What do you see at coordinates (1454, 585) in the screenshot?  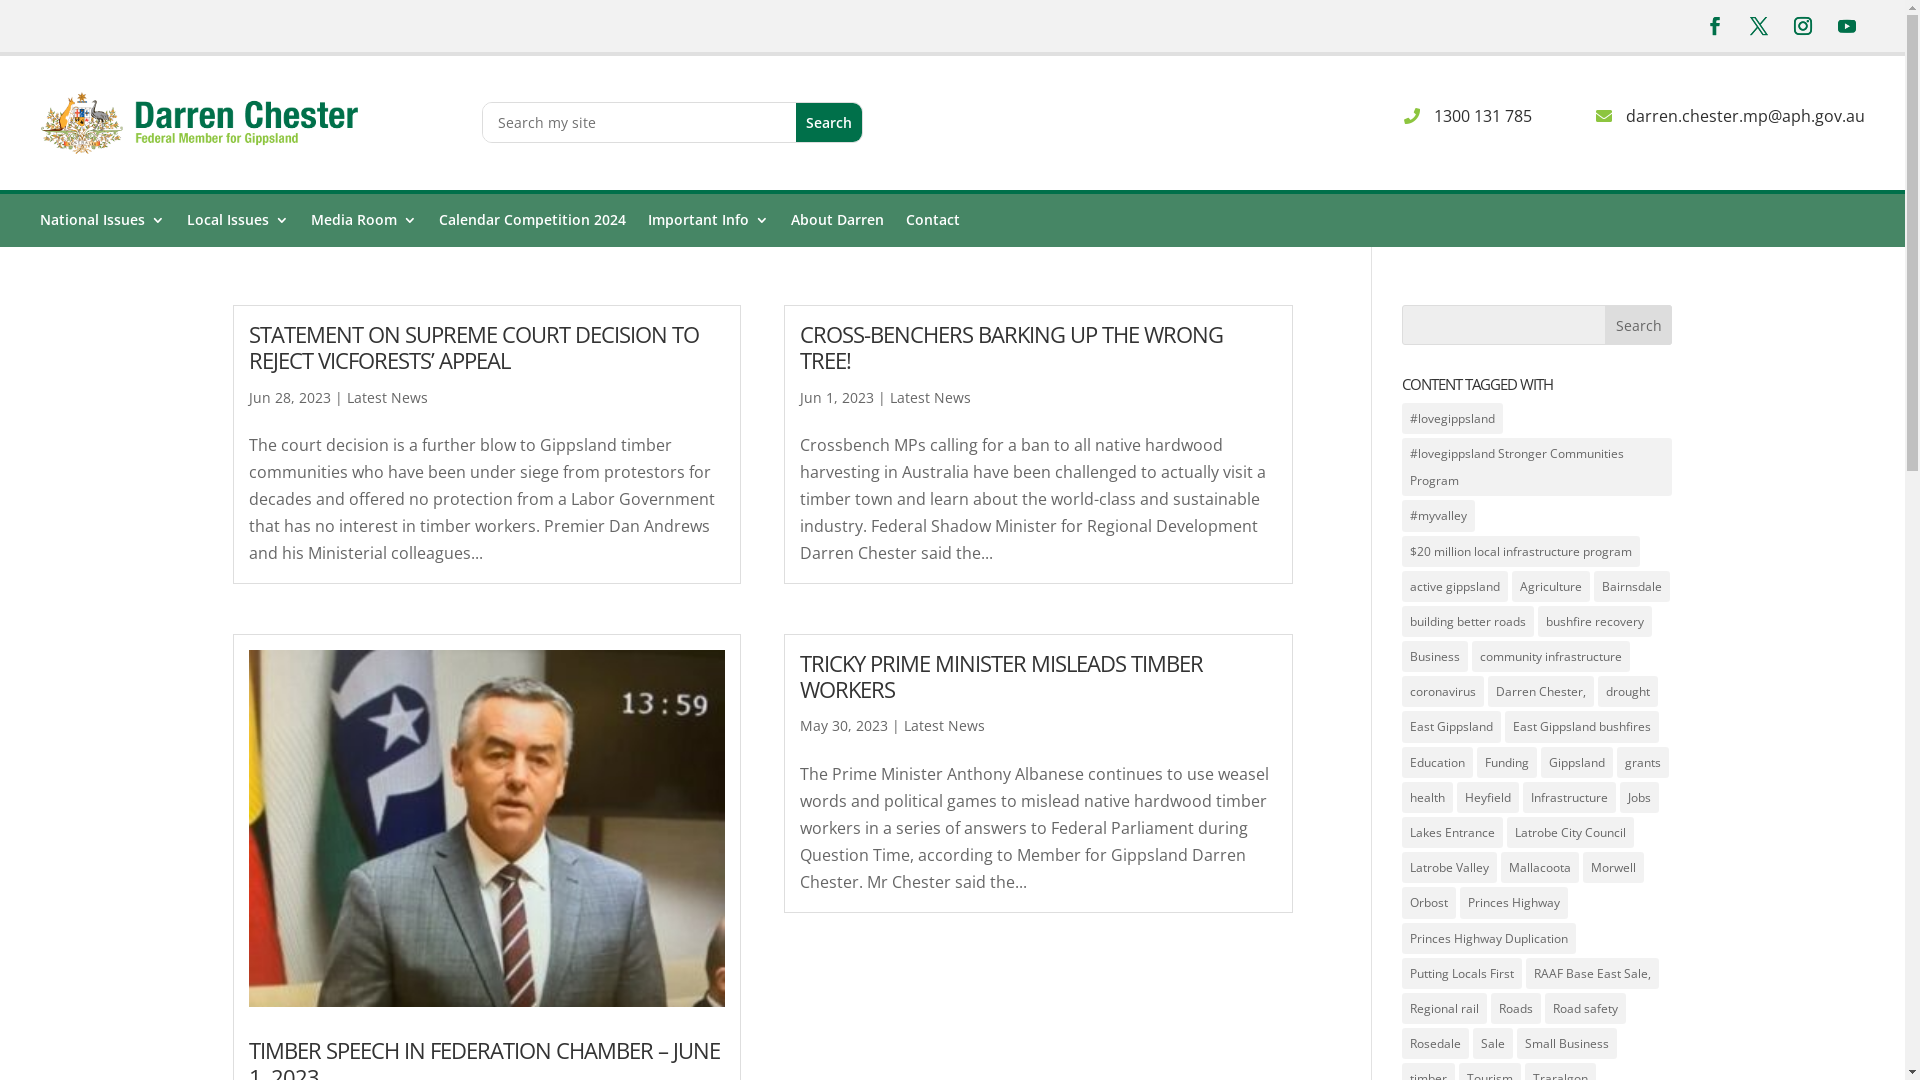 I see `'active gippsland'` at bounding box center [1454, 585].